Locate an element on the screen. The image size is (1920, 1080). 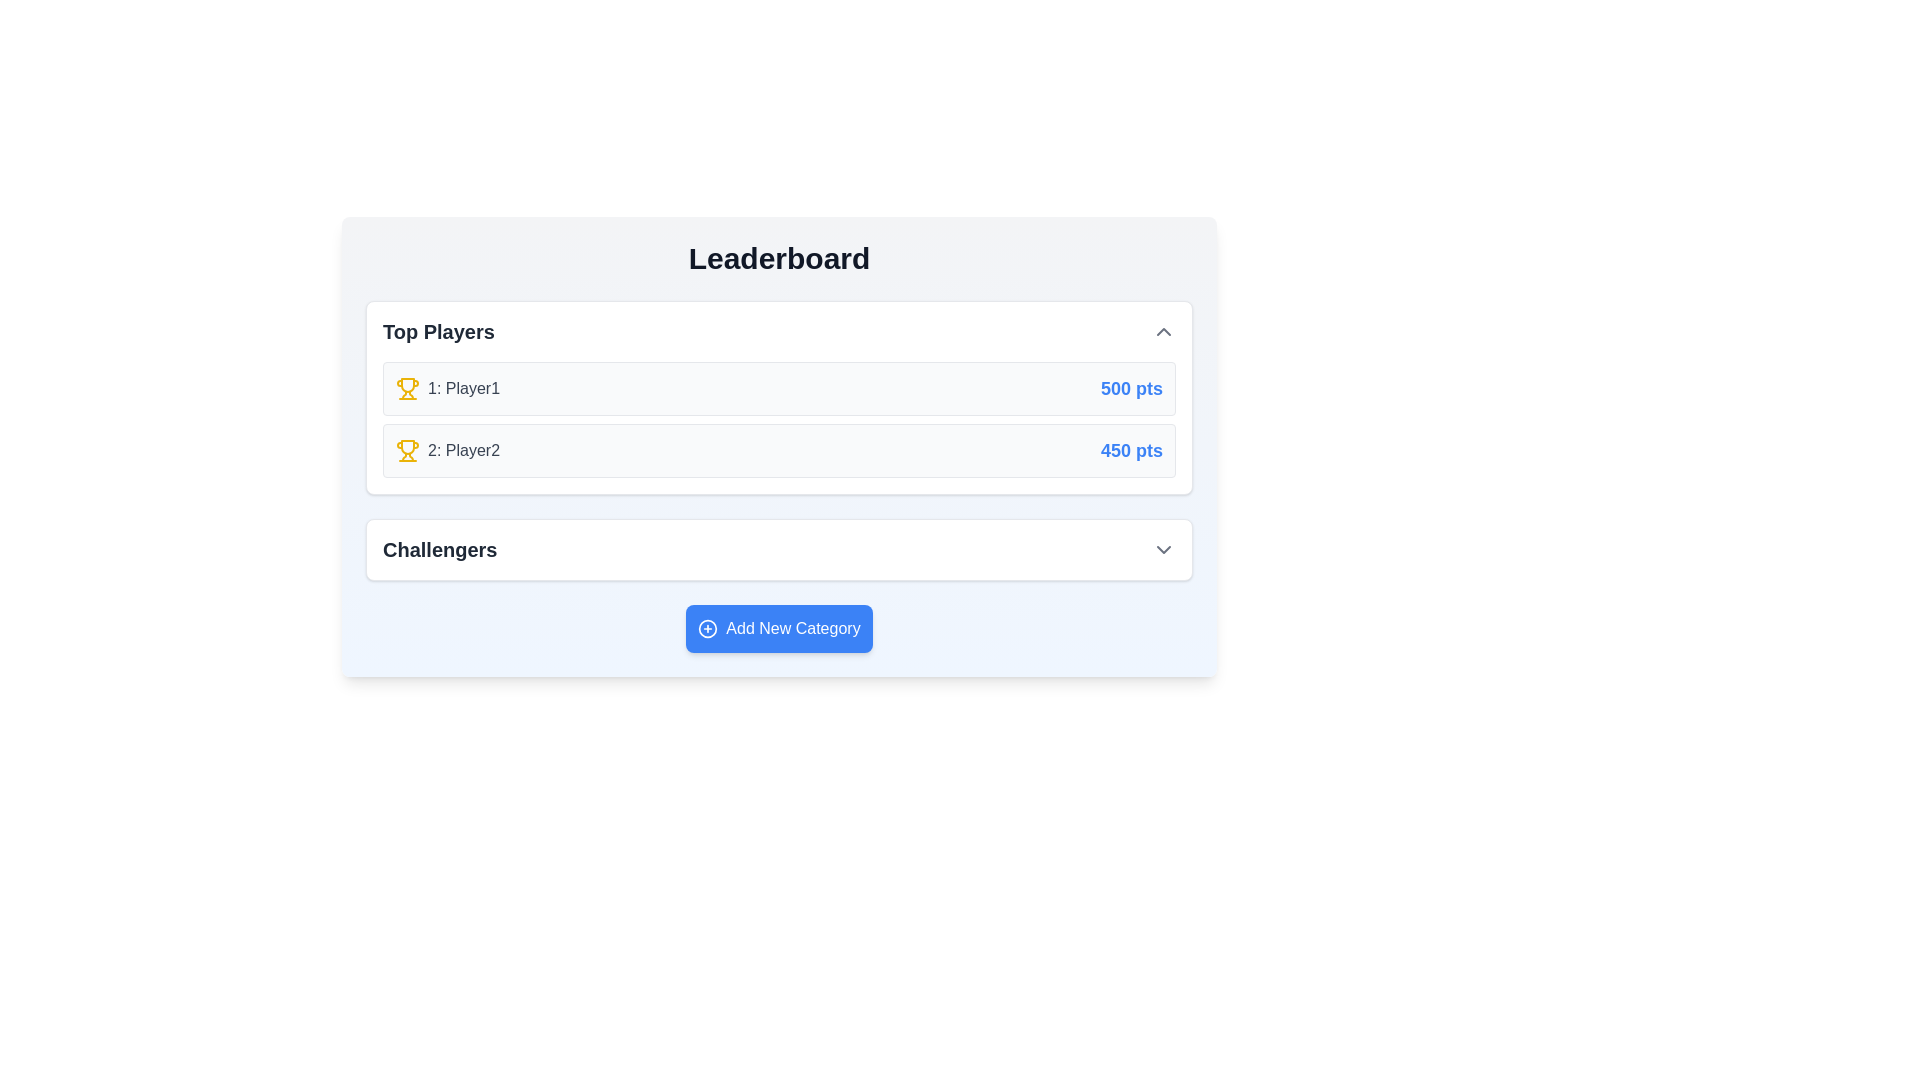
the trophy icon, which is the leftmost icon in the first row of the 'Top Players' section, located directly to the left of the text '1: Player1' is located at coordinates (407, 389).